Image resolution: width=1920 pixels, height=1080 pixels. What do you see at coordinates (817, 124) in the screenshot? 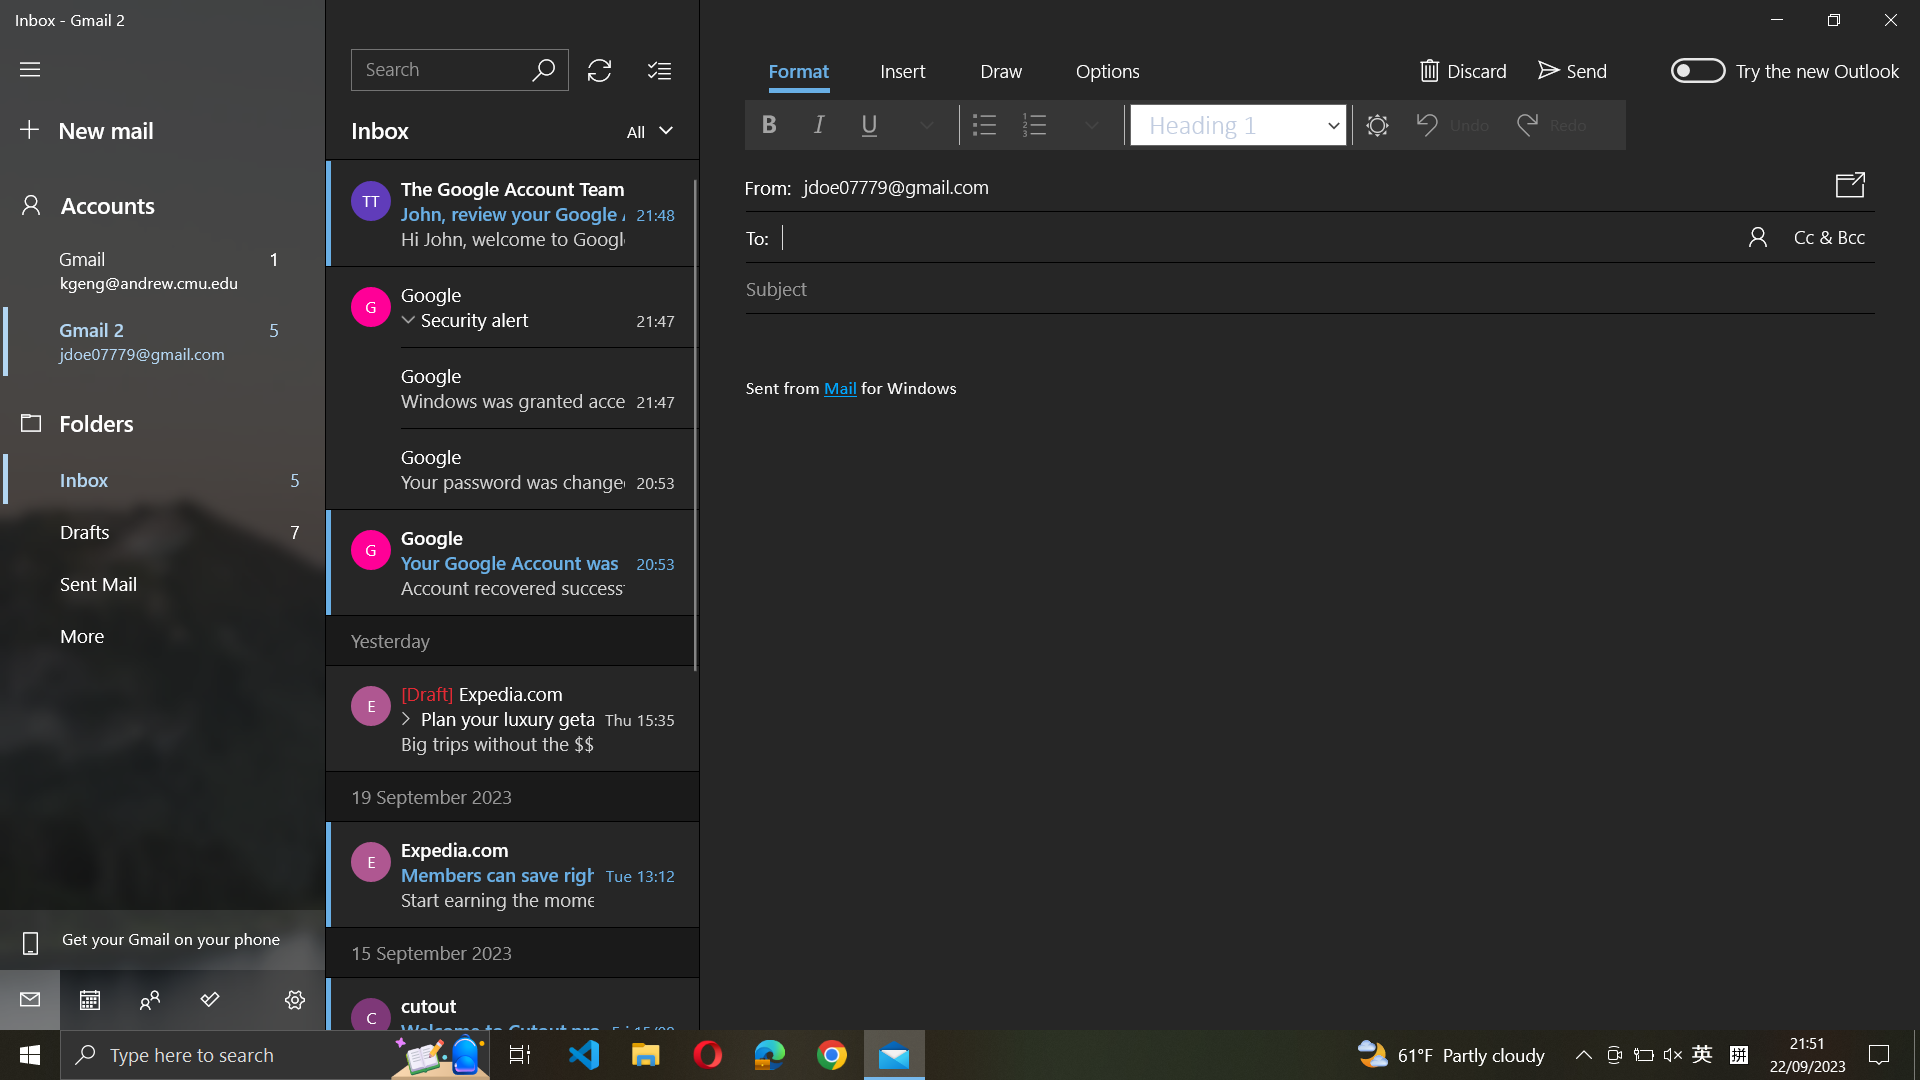
I see `Format text to italic` at bounding box center [817, 124].